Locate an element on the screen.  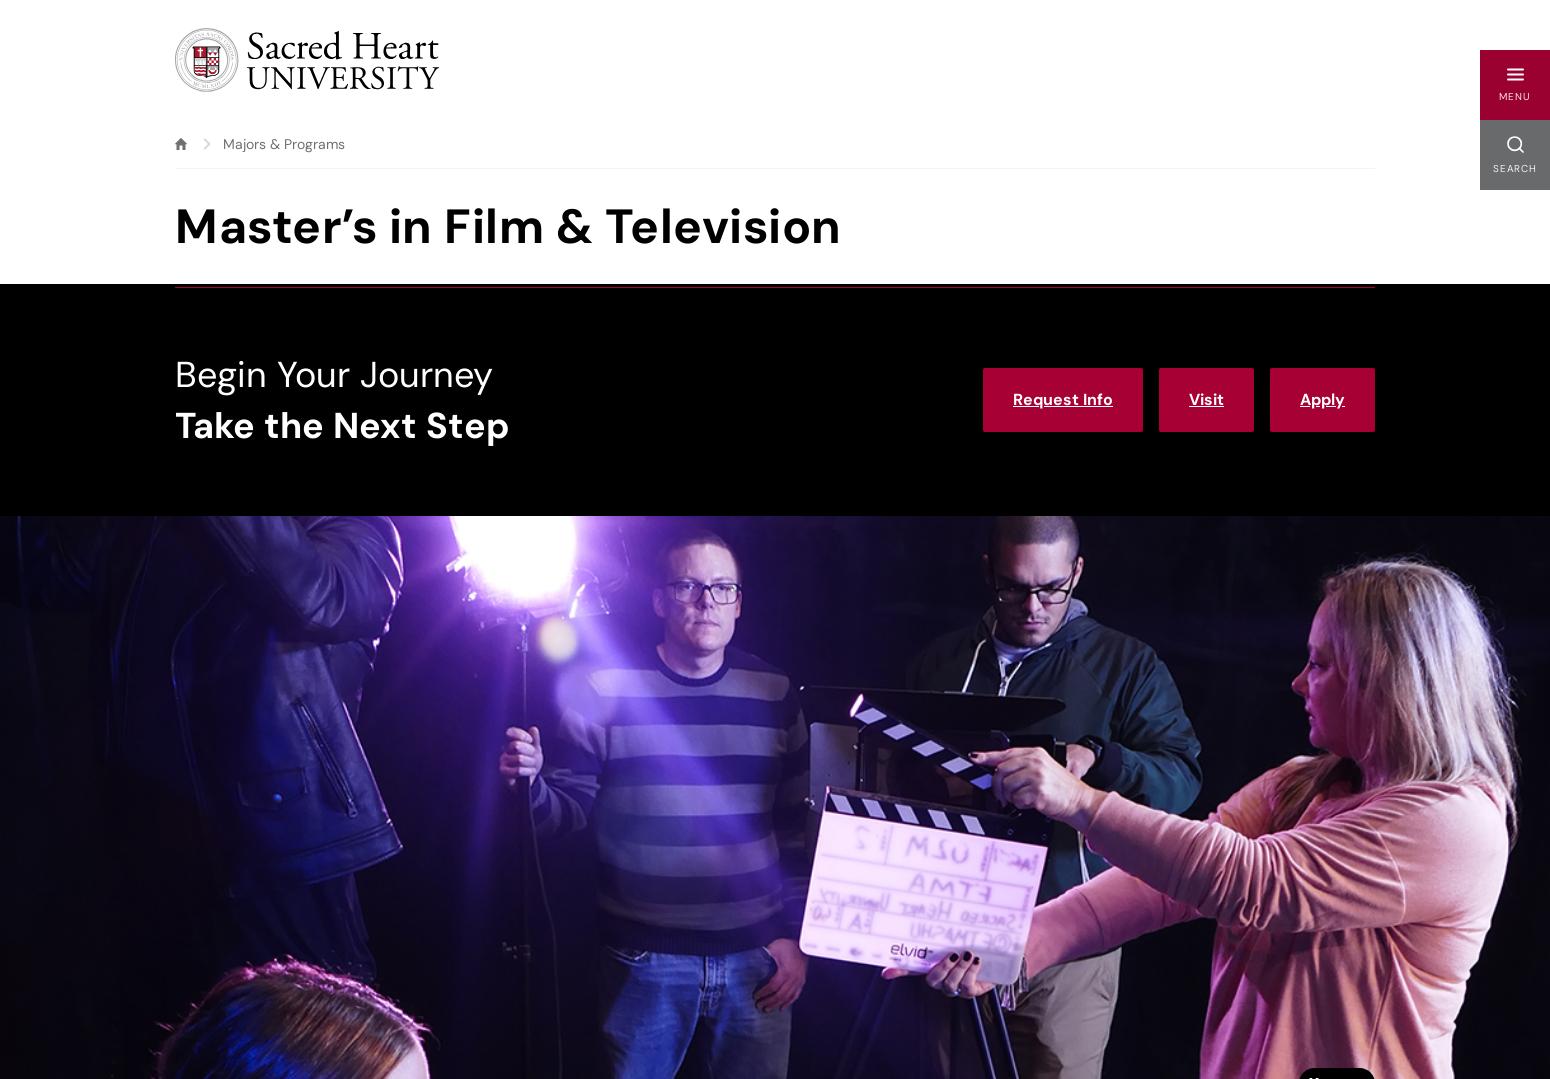
'0' is located at coordinates (1359, 144).